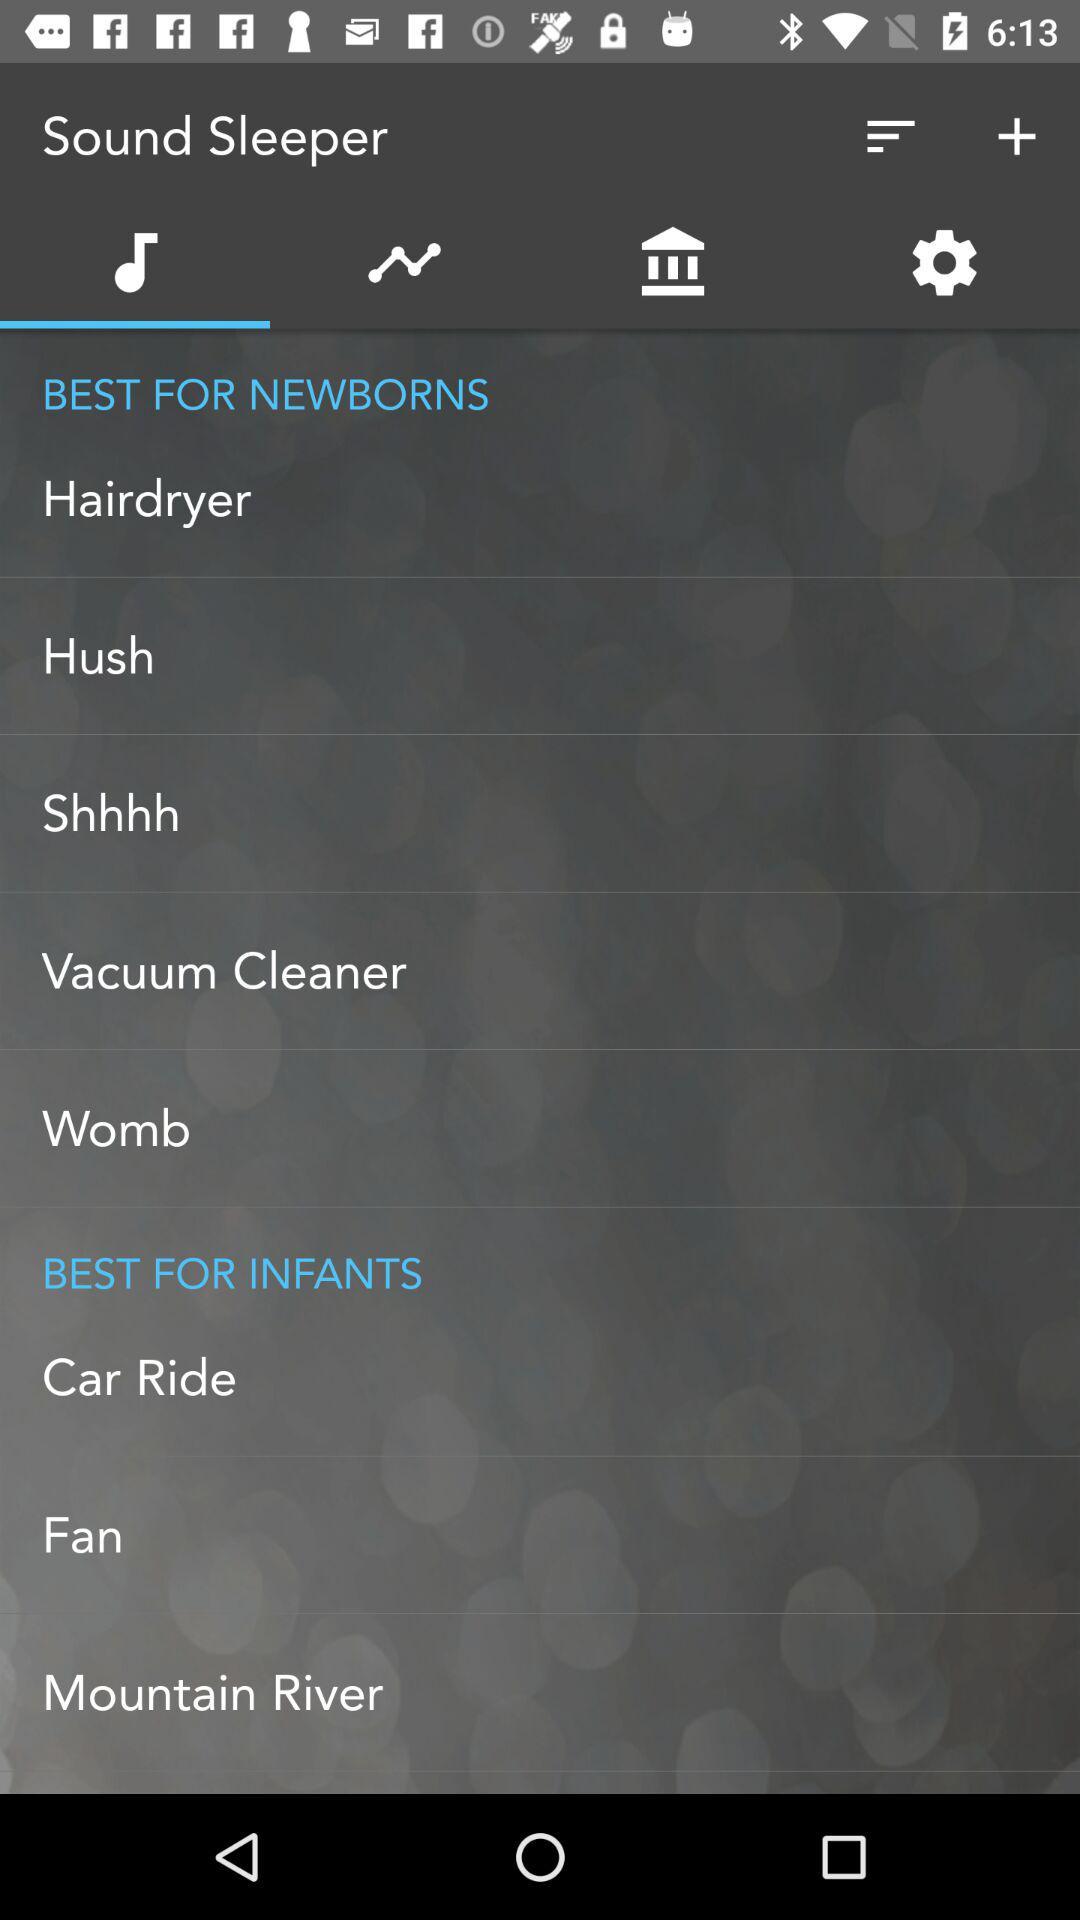 The width and height of the screenshot is (1080, 1920). I want to click on the icon below best for infants icon, so click(560, 1376).